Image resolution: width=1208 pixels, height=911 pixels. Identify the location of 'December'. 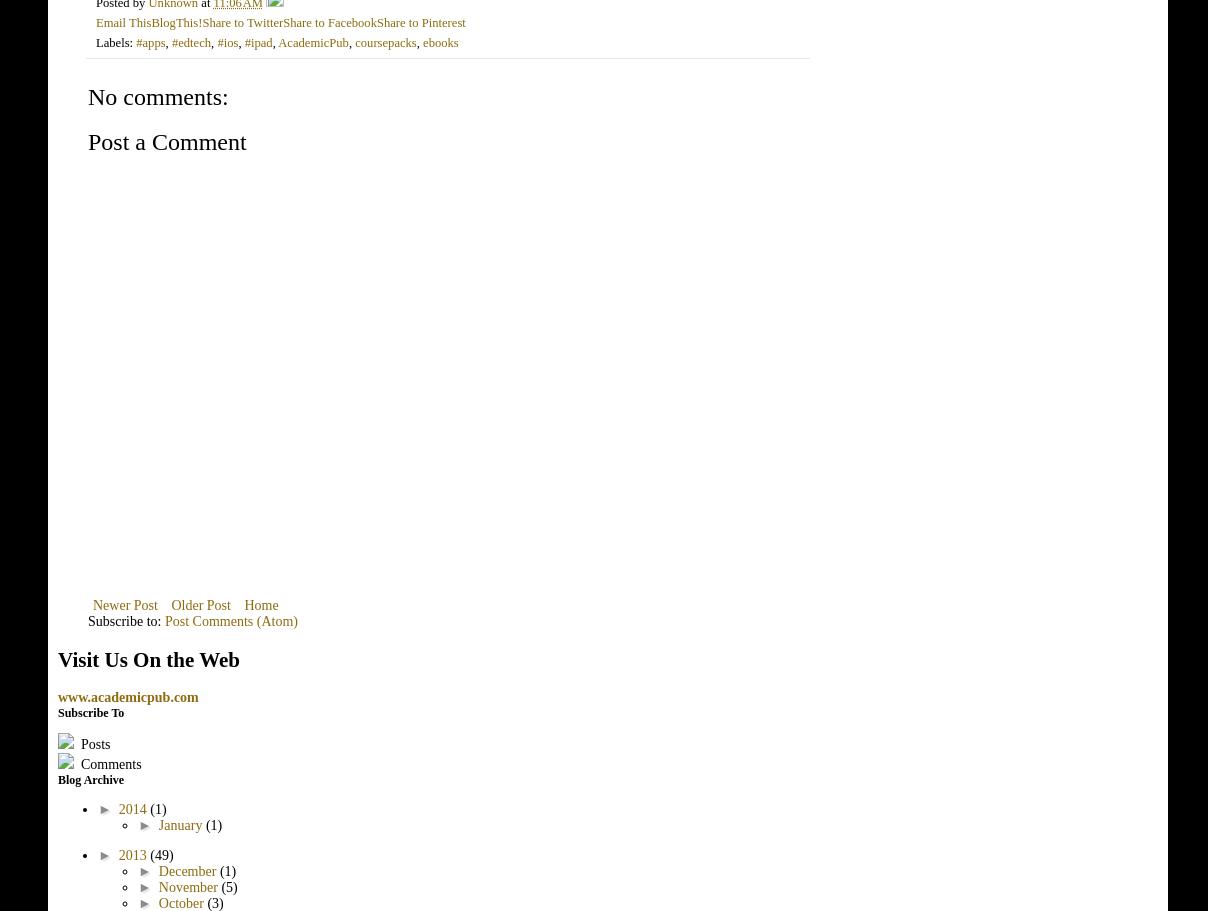
(188, 870).